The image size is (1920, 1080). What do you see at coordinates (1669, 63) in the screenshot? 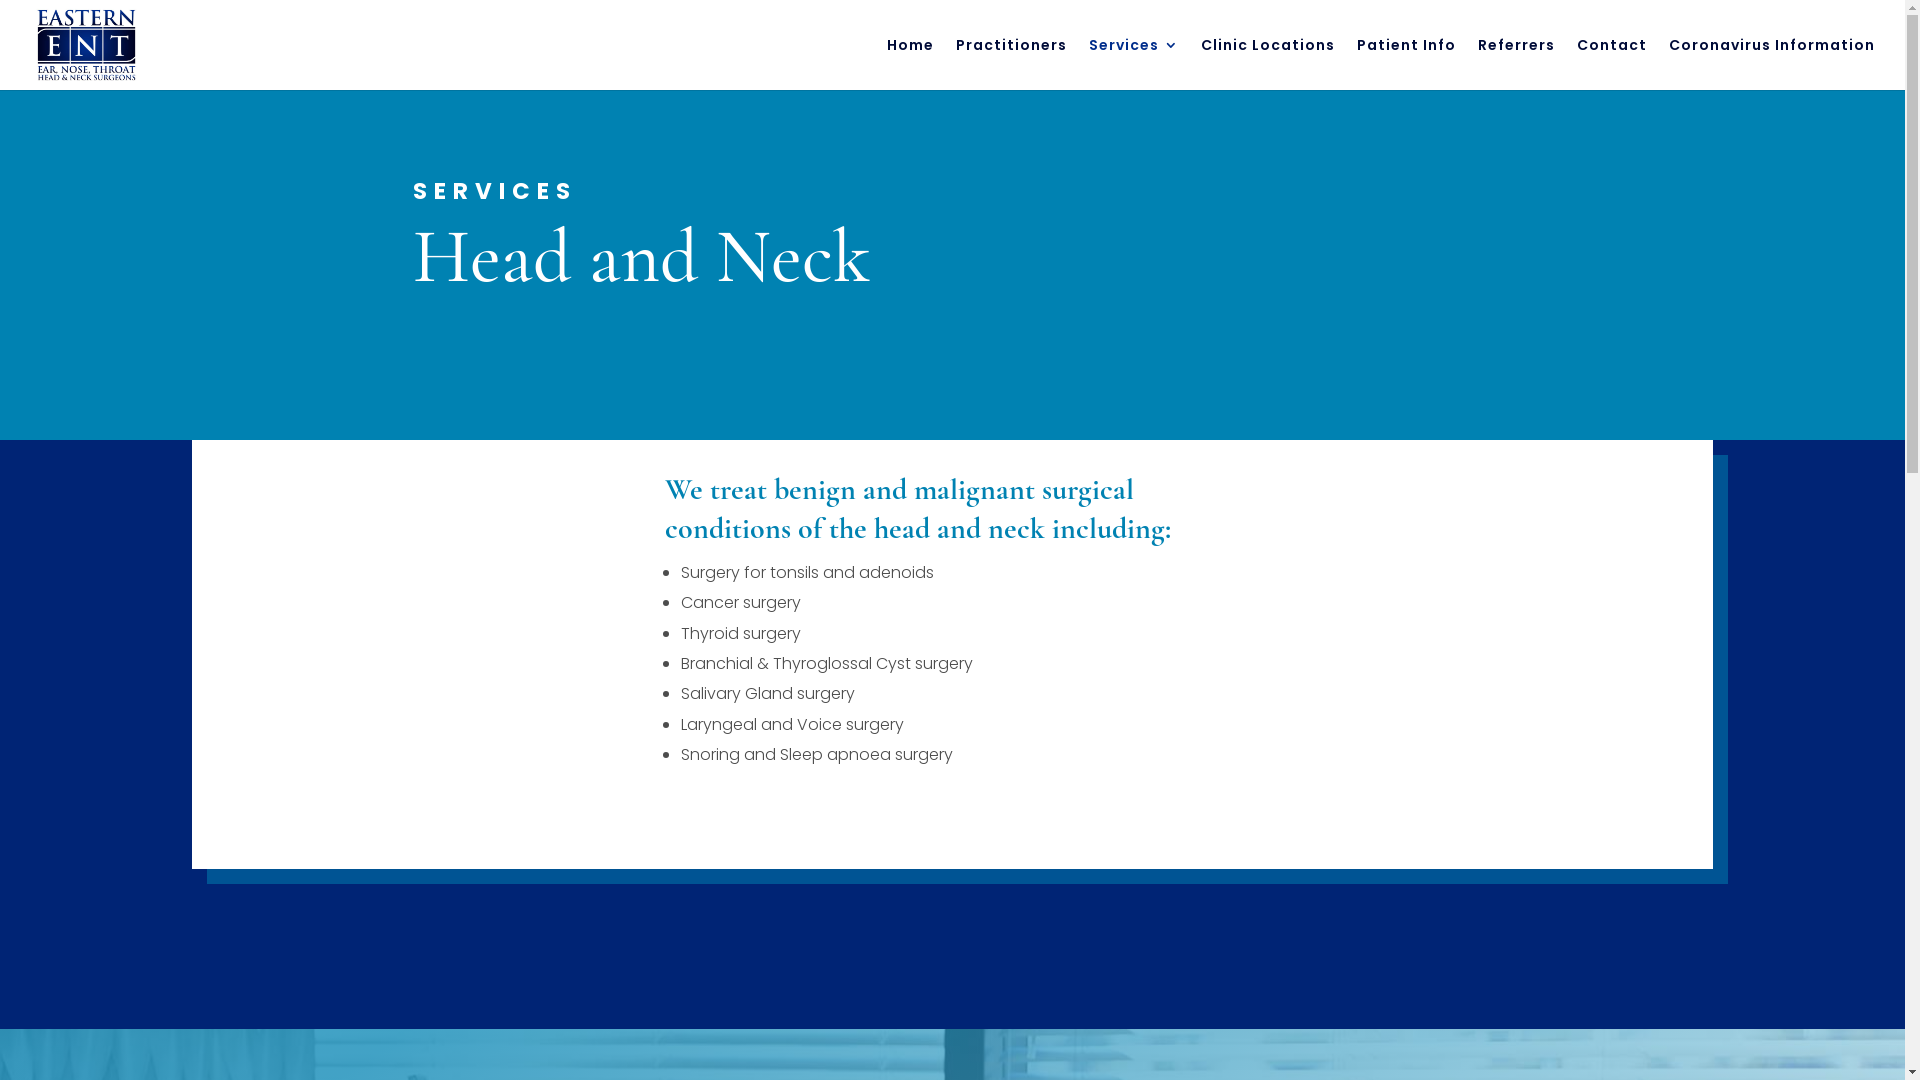
I see `'Coronavirus Information'` at bounding box center [1669, 63].